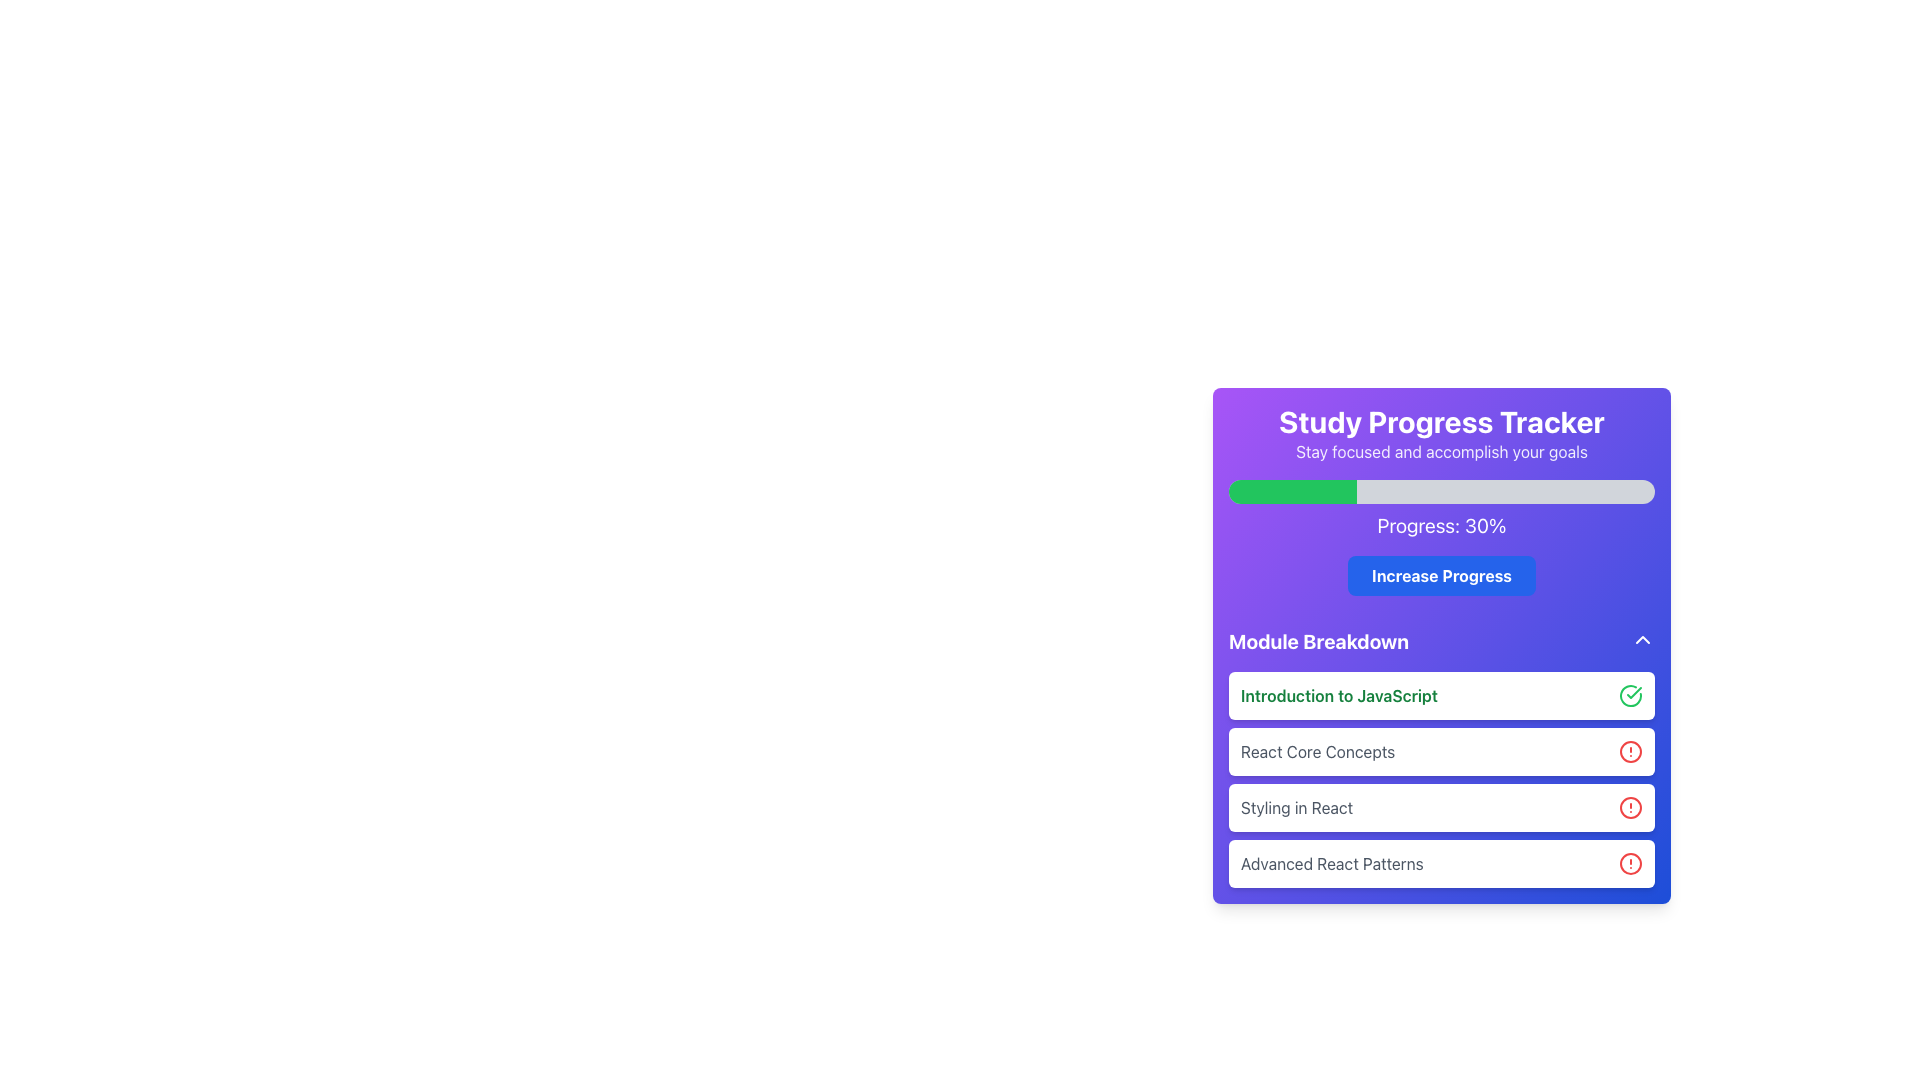  What do you see at coordinates (1441, 758) in the screenshot?
I see `the 'React Core Concepts' list item element with a red circular icon in the 'Module Breakdown' section` at bounding box center [1441, 758].